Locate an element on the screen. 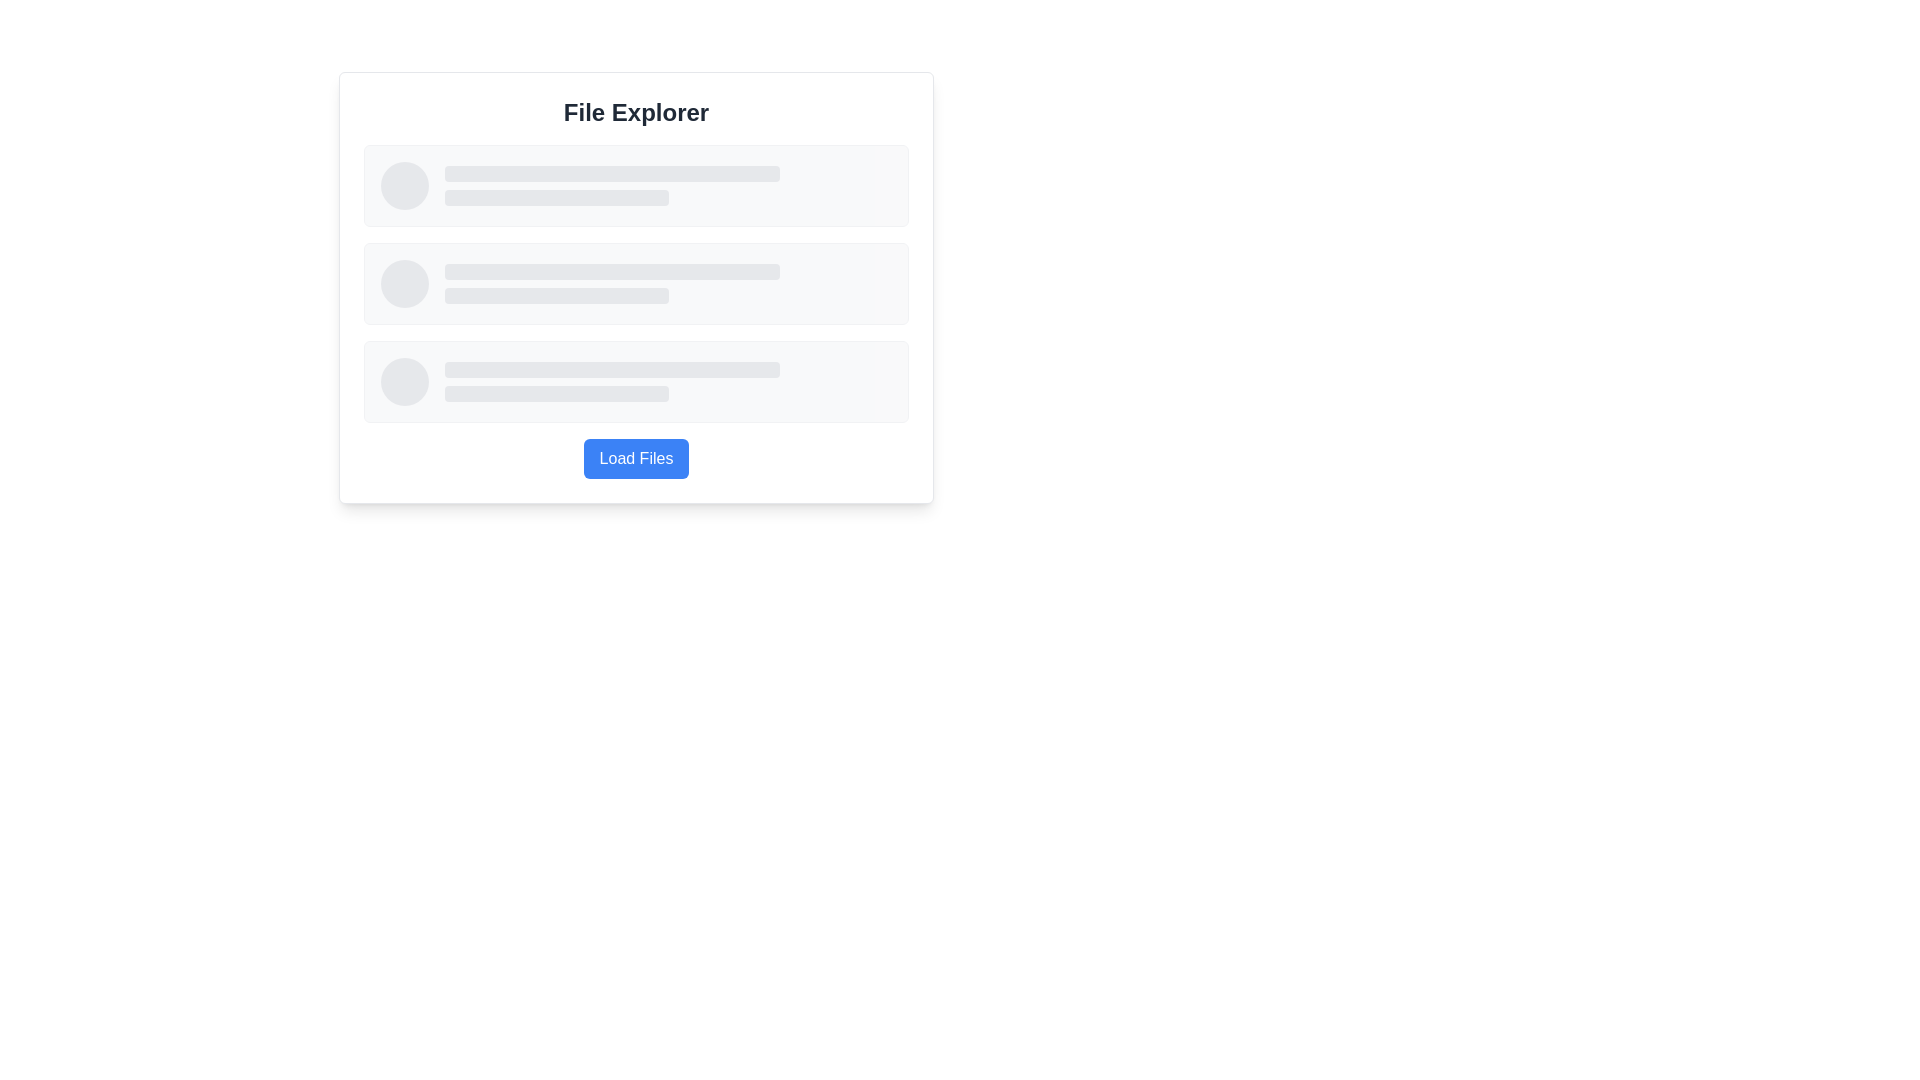  the SkeletonLoaderRow, which is the third row in a vertical list of content rows, featuring a light gray background, a circular placeholder on the left, and two stacked rectangular placeholders on the right is located at coordinates (635, 381).